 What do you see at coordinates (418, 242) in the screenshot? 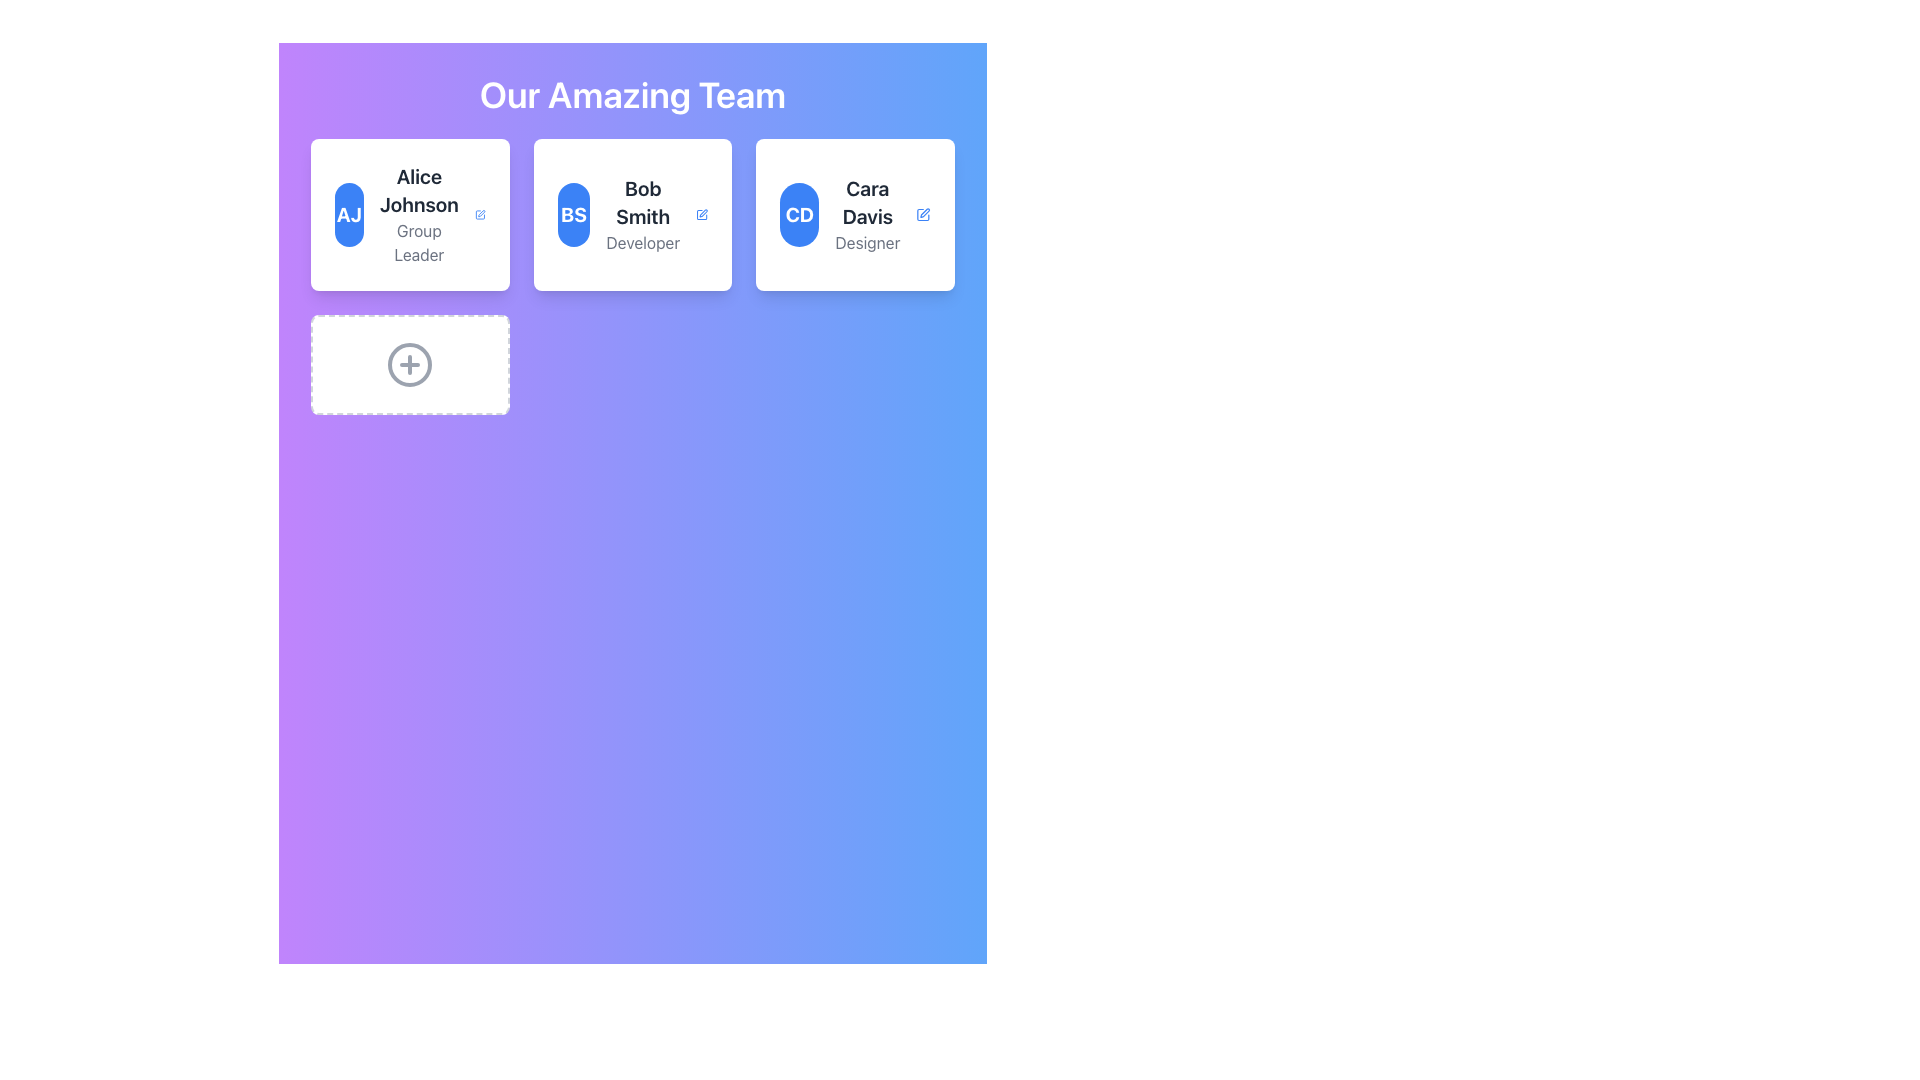
I see `the text label displaying 'Group Leader' in gray font, located beneath 'Alice Johnson' in the first team member card` at bounding box center [418, 242].